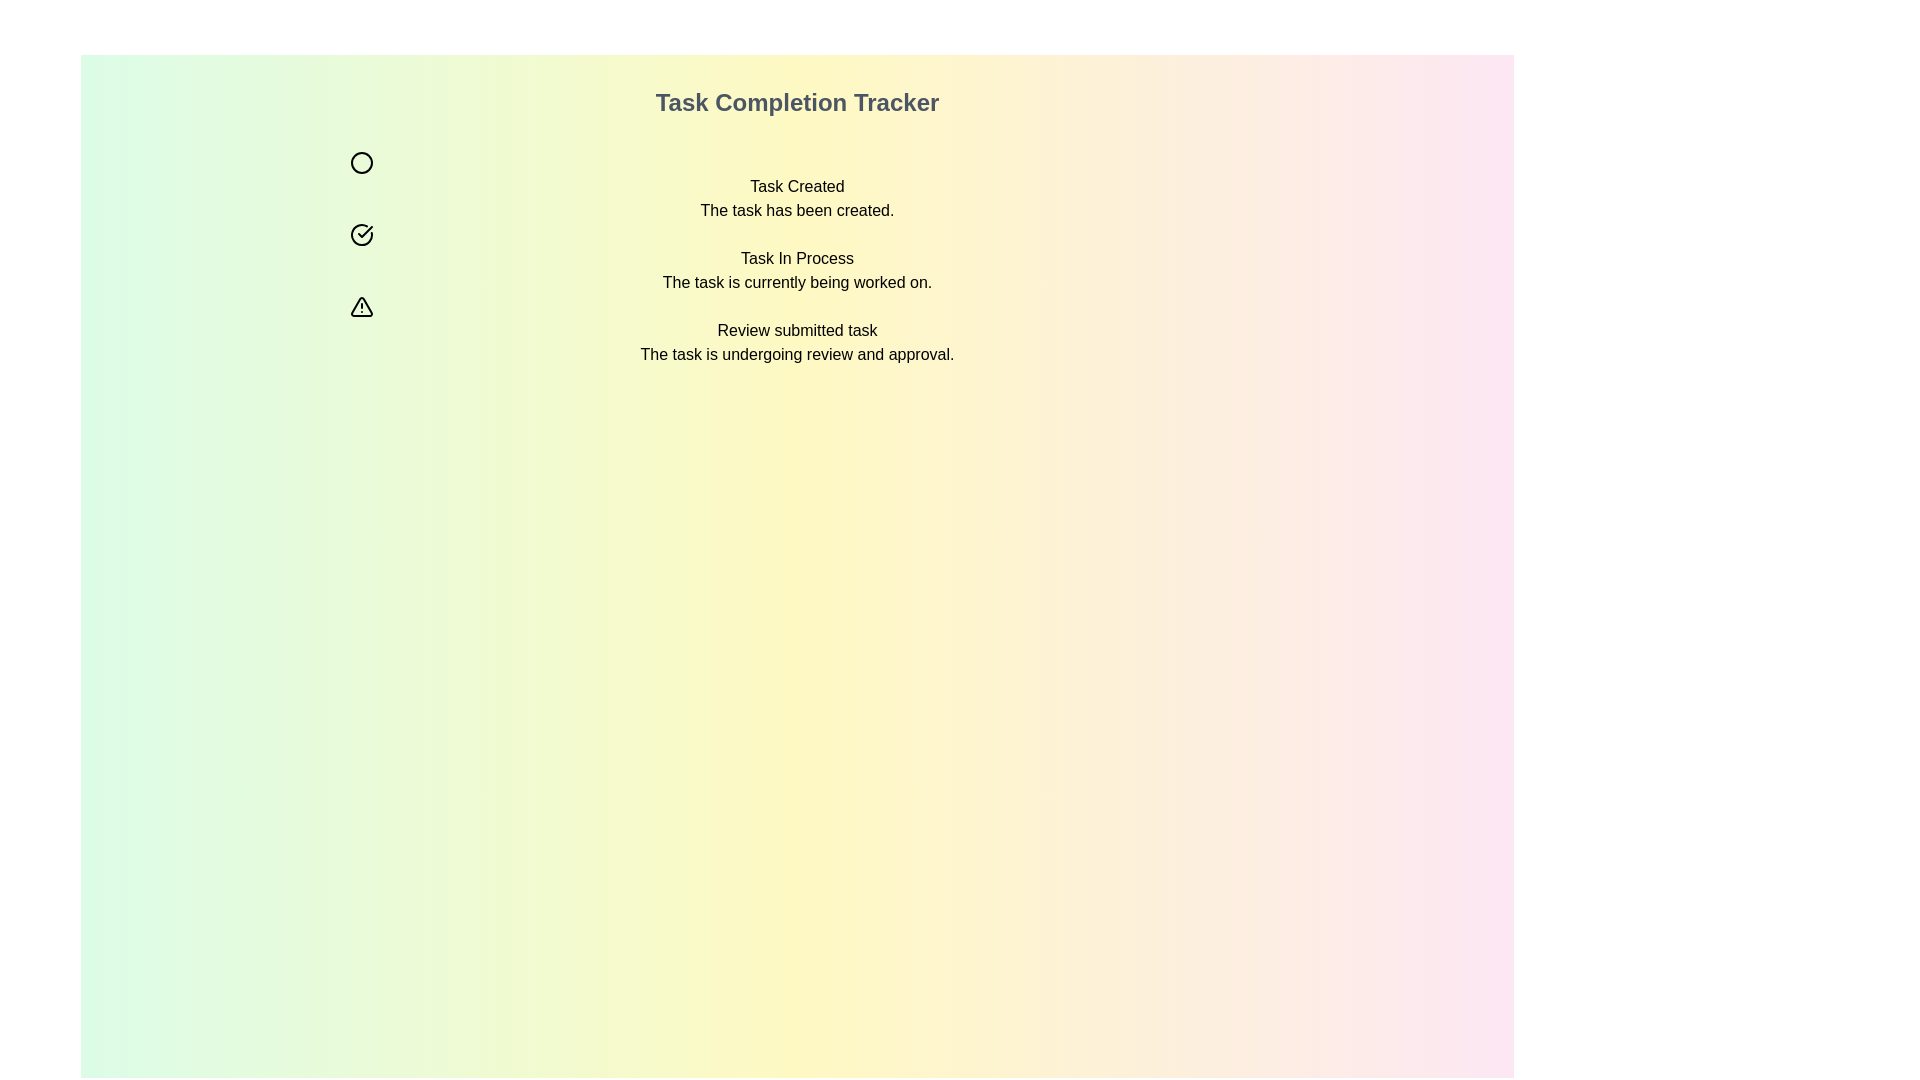  What do you see at coordinates (796, 257) in the screenshot?
I see `the text label stating 'Task In Process', which is bold and located below 'Task Completion Tracker' on a pastel background` at bounding box center [796, 257].